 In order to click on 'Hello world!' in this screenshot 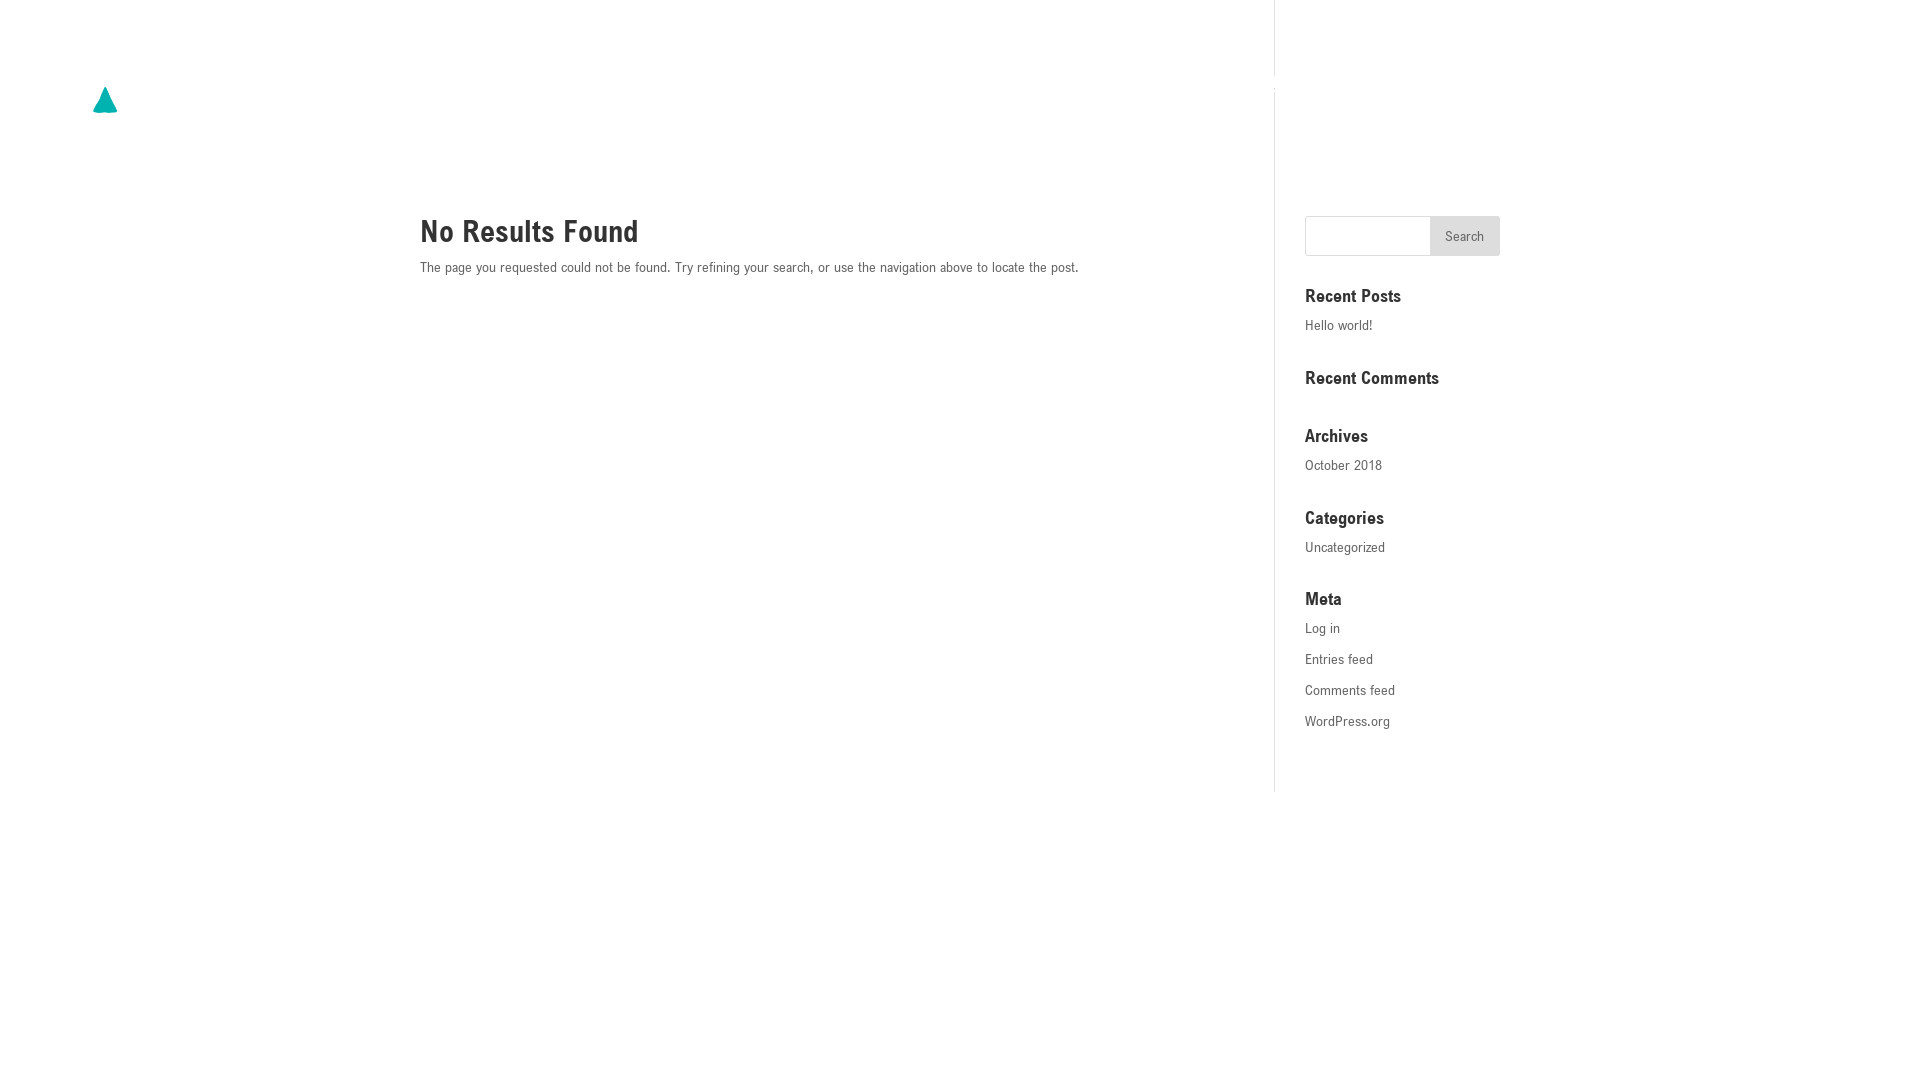, I will do `click(1339, 323)`.